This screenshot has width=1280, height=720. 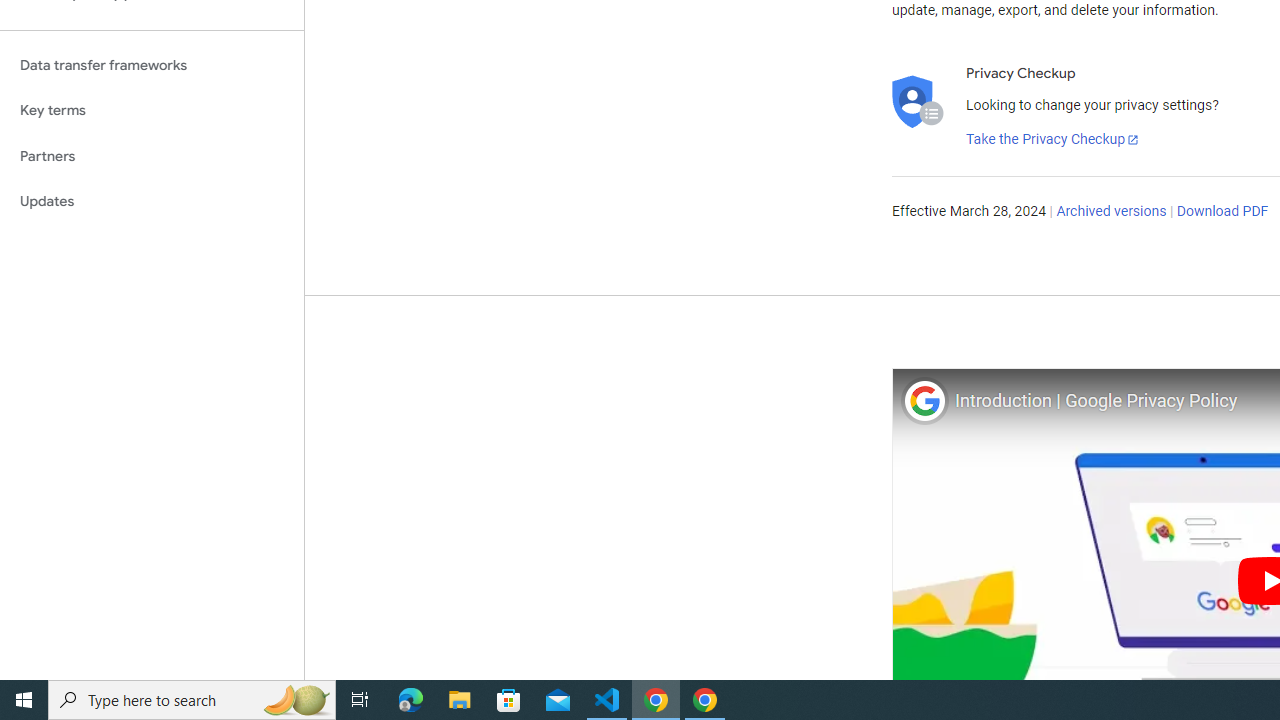 I want to click on 'Updates', so click(x=151, y=201).